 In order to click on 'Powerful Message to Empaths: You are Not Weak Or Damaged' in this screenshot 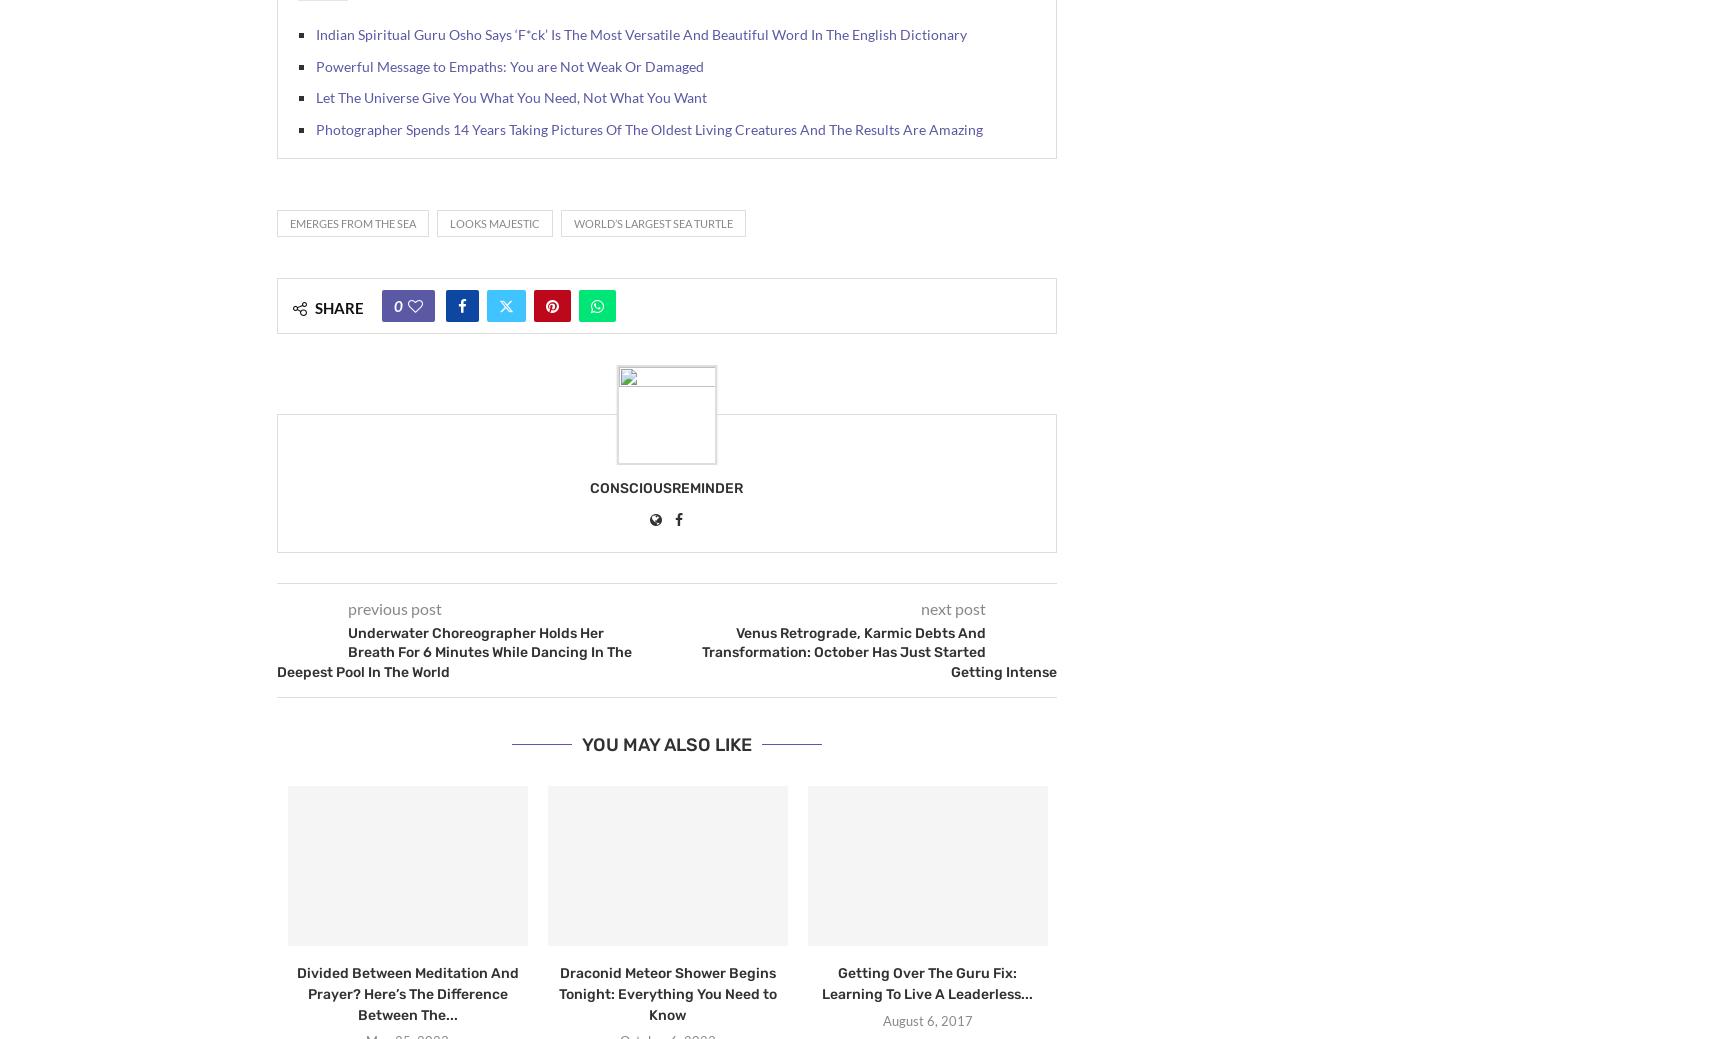, I will do `click(316, 64)`.